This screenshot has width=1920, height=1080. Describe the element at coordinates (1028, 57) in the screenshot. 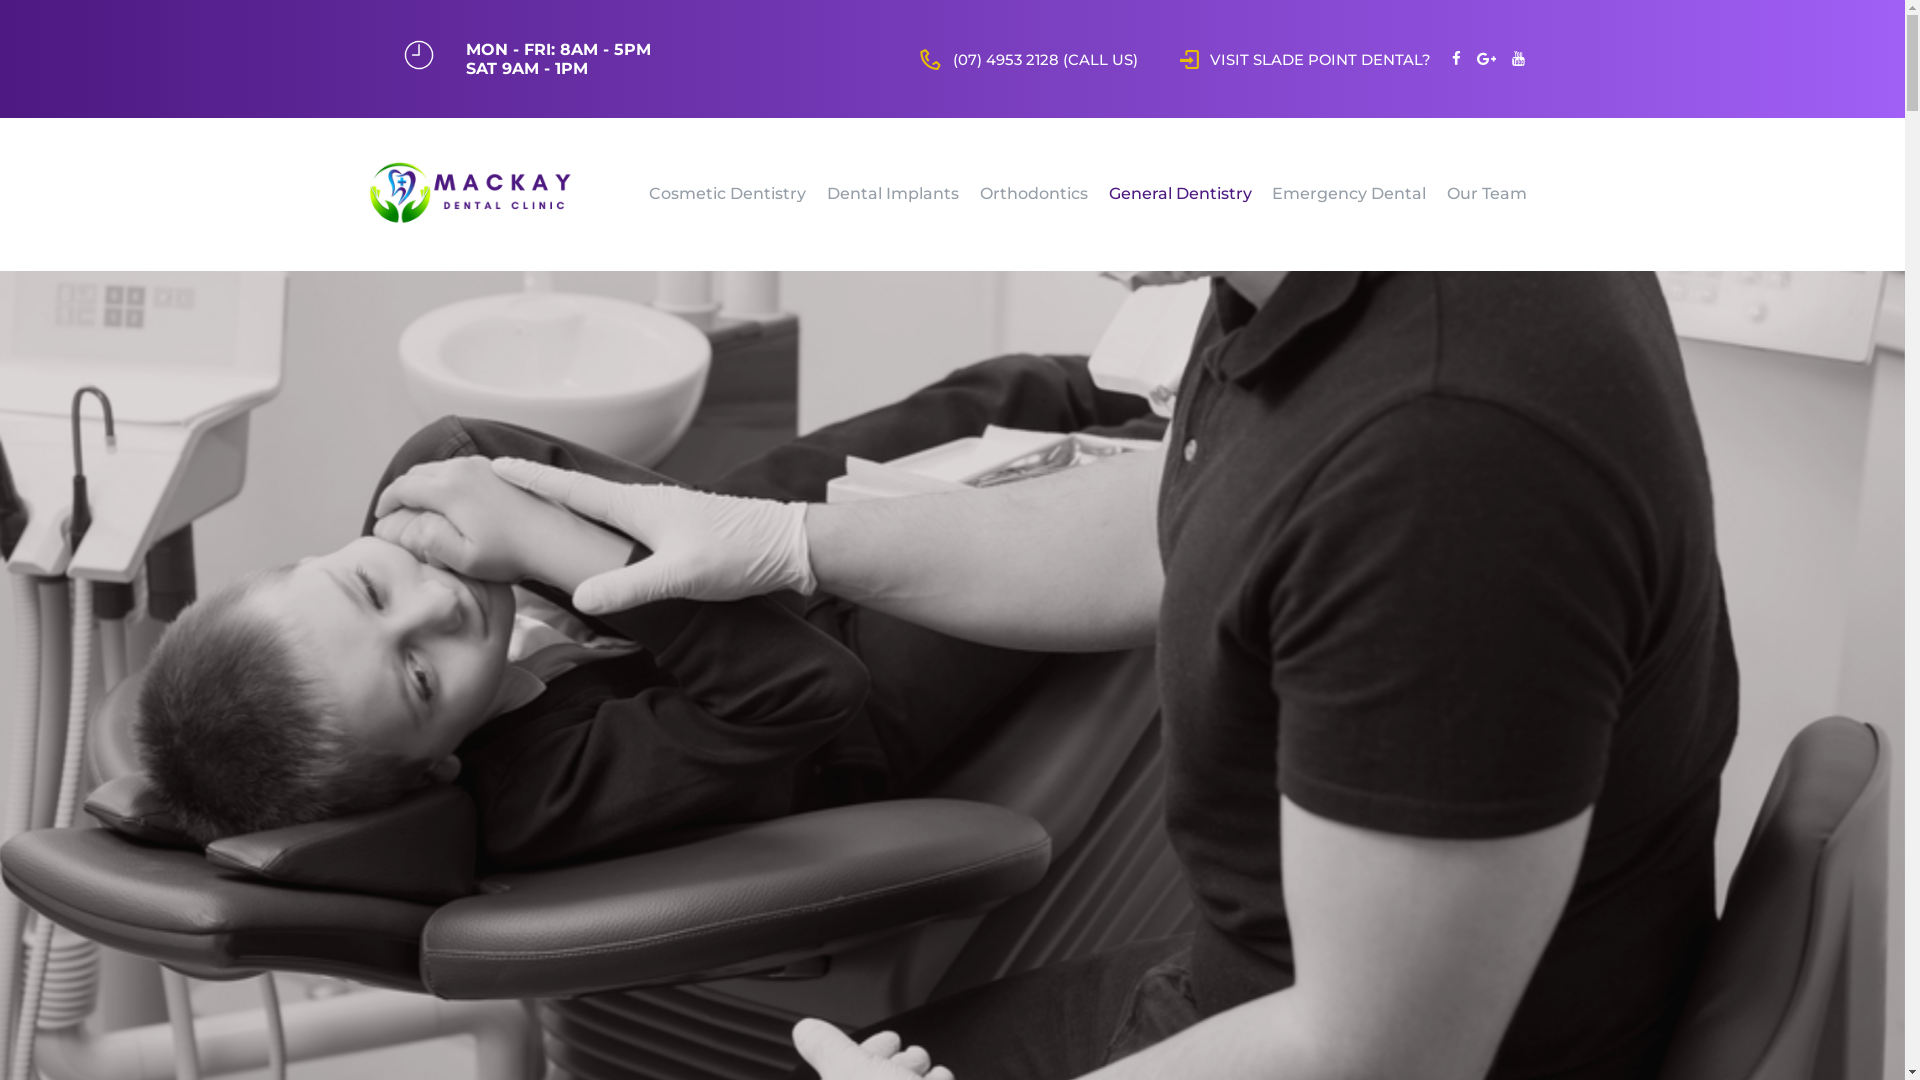

I see `'(07) 4953 2128 (CALL US)'` at that location.